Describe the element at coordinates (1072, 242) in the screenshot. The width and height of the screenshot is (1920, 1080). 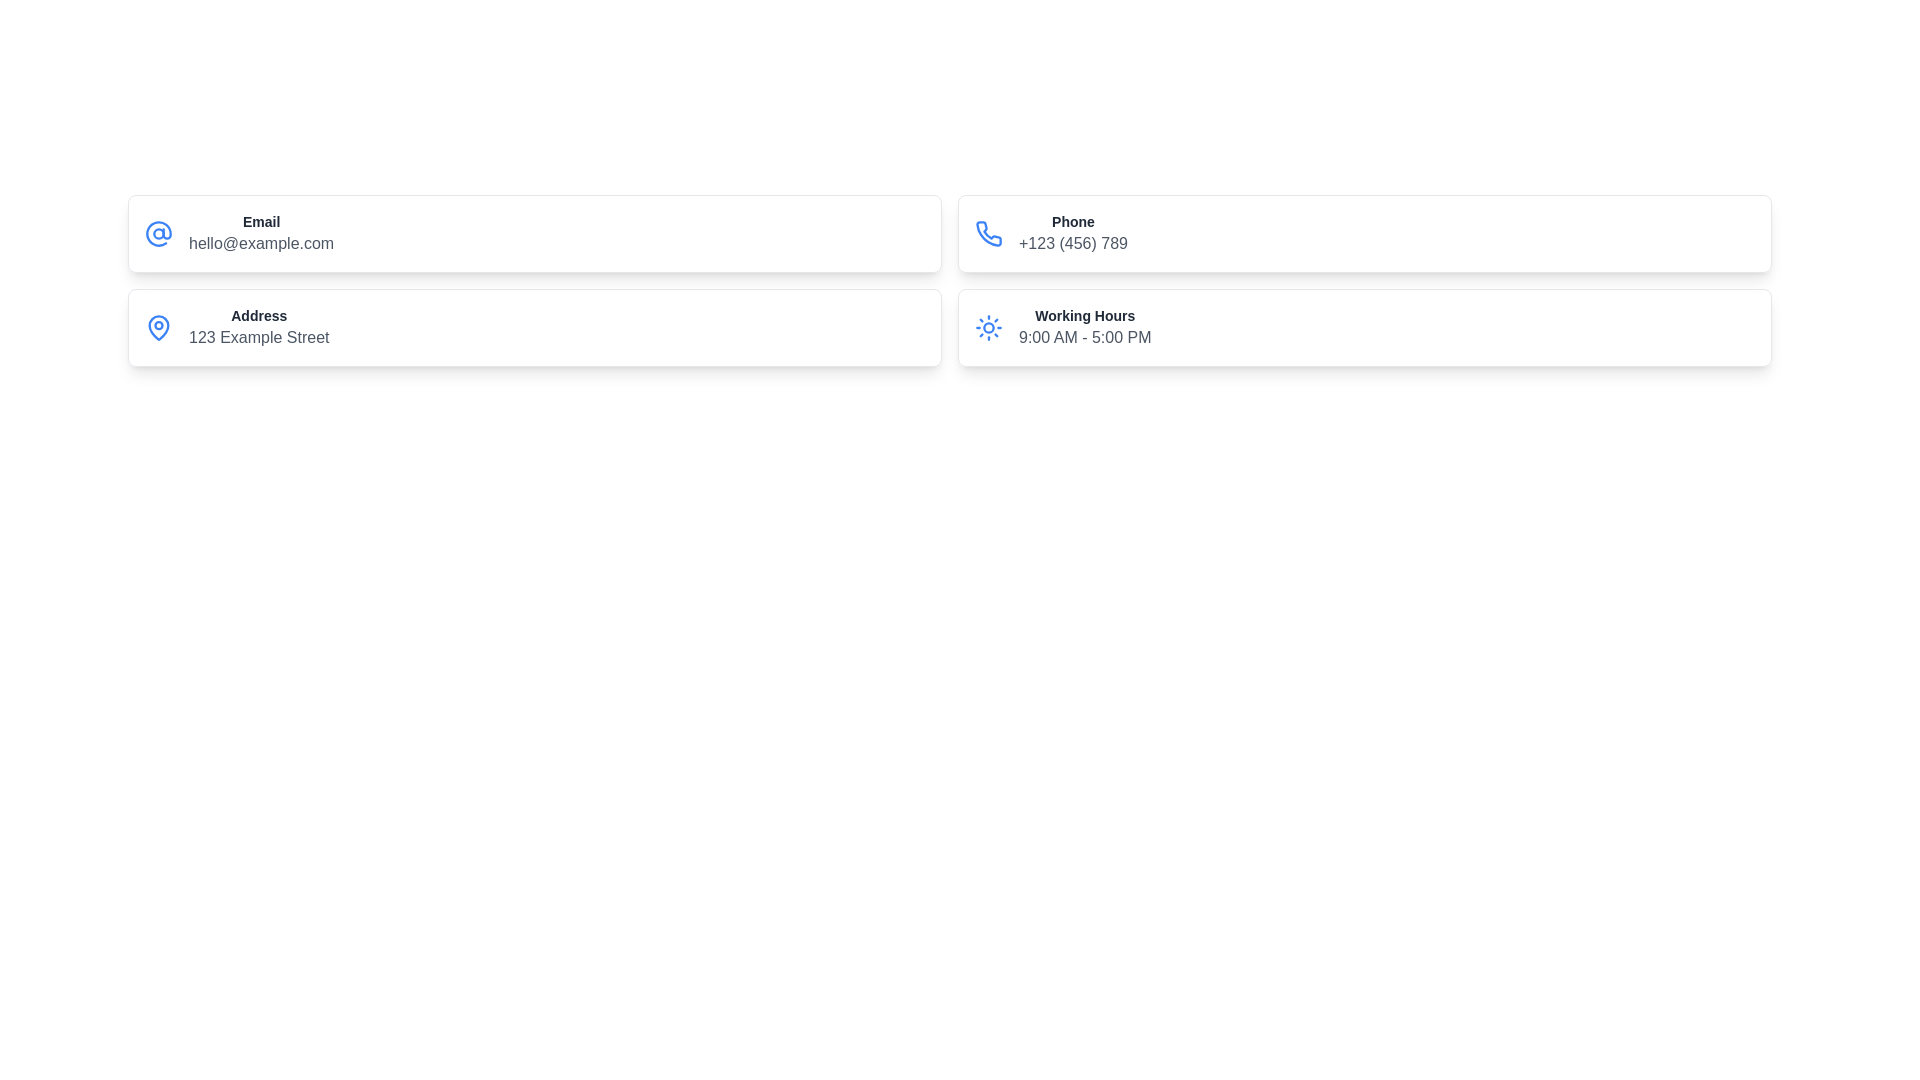
I see `displayed phone number '+123 (456) 789' from the gray text component located to the right of the 'Phone' label` at that location.